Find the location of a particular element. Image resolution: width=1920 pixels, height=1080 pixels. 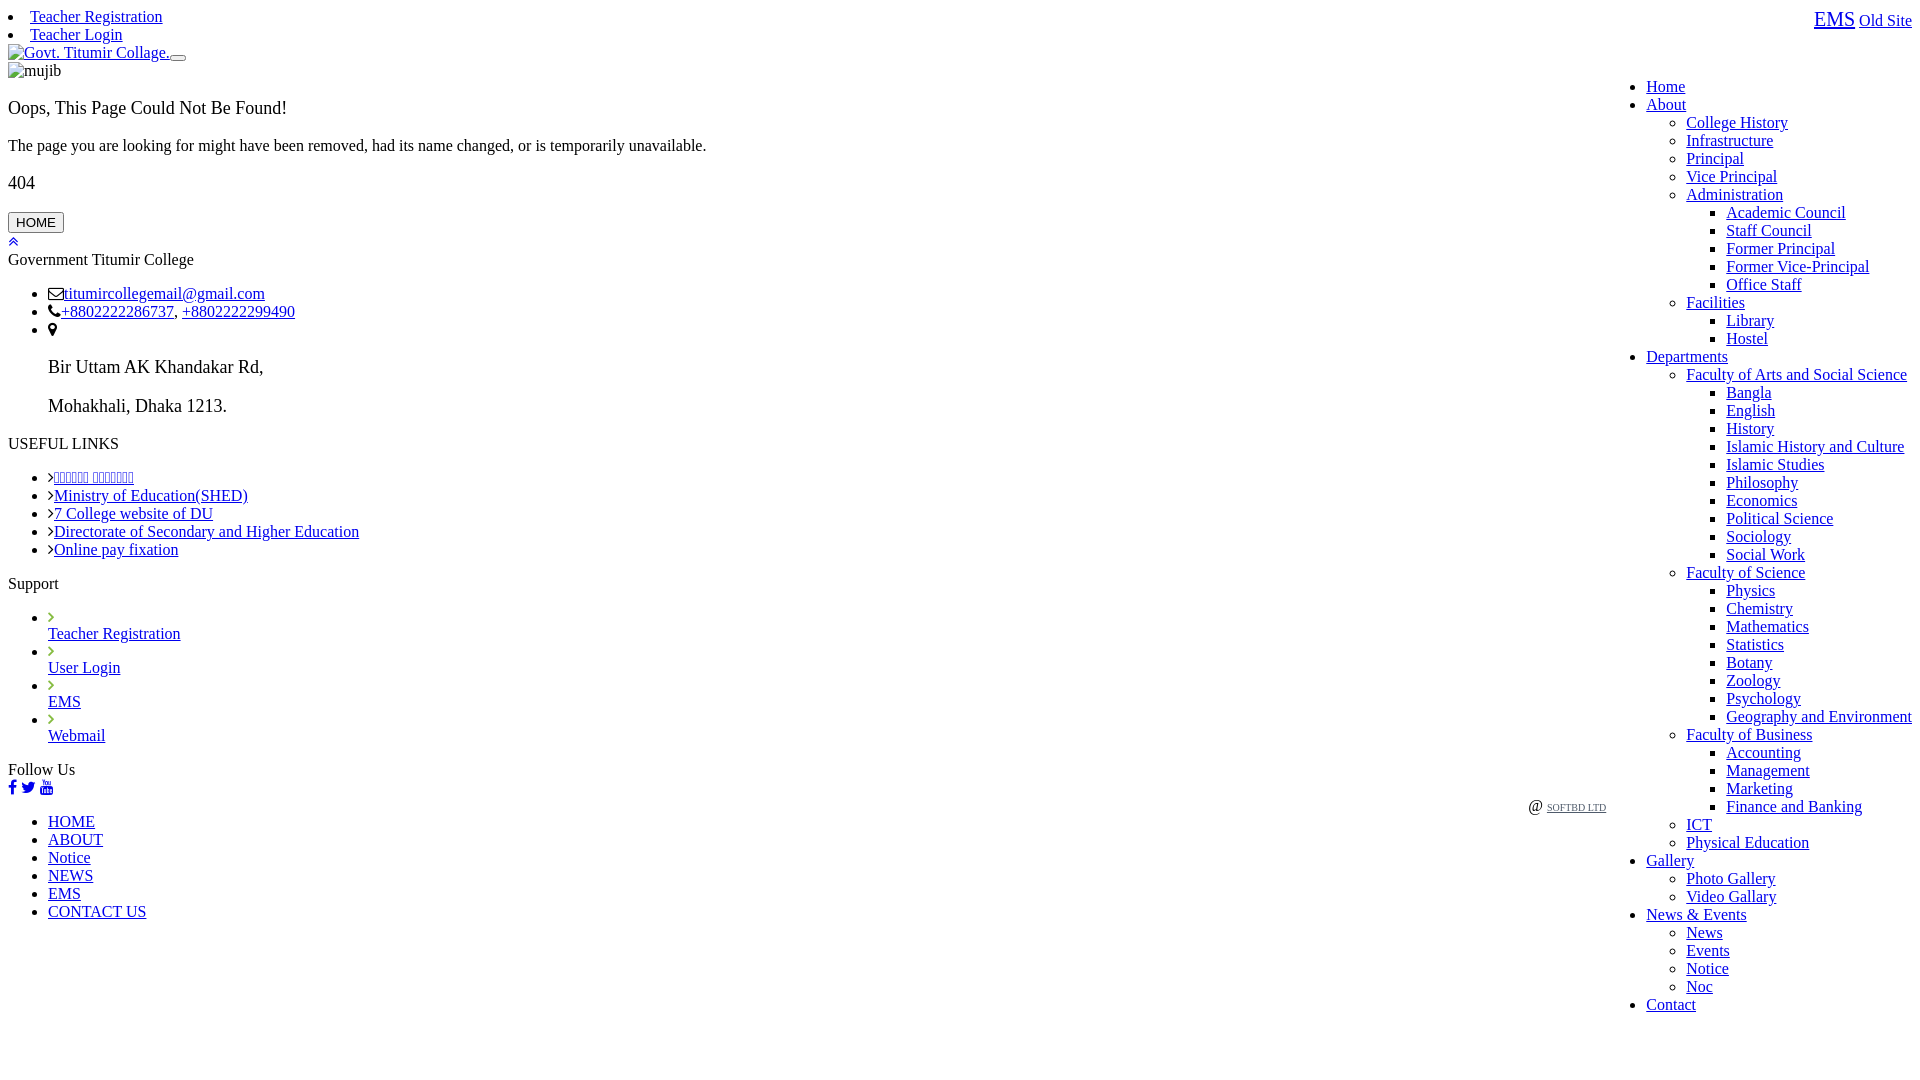

'Events' is located at coordinates (1707, 949).